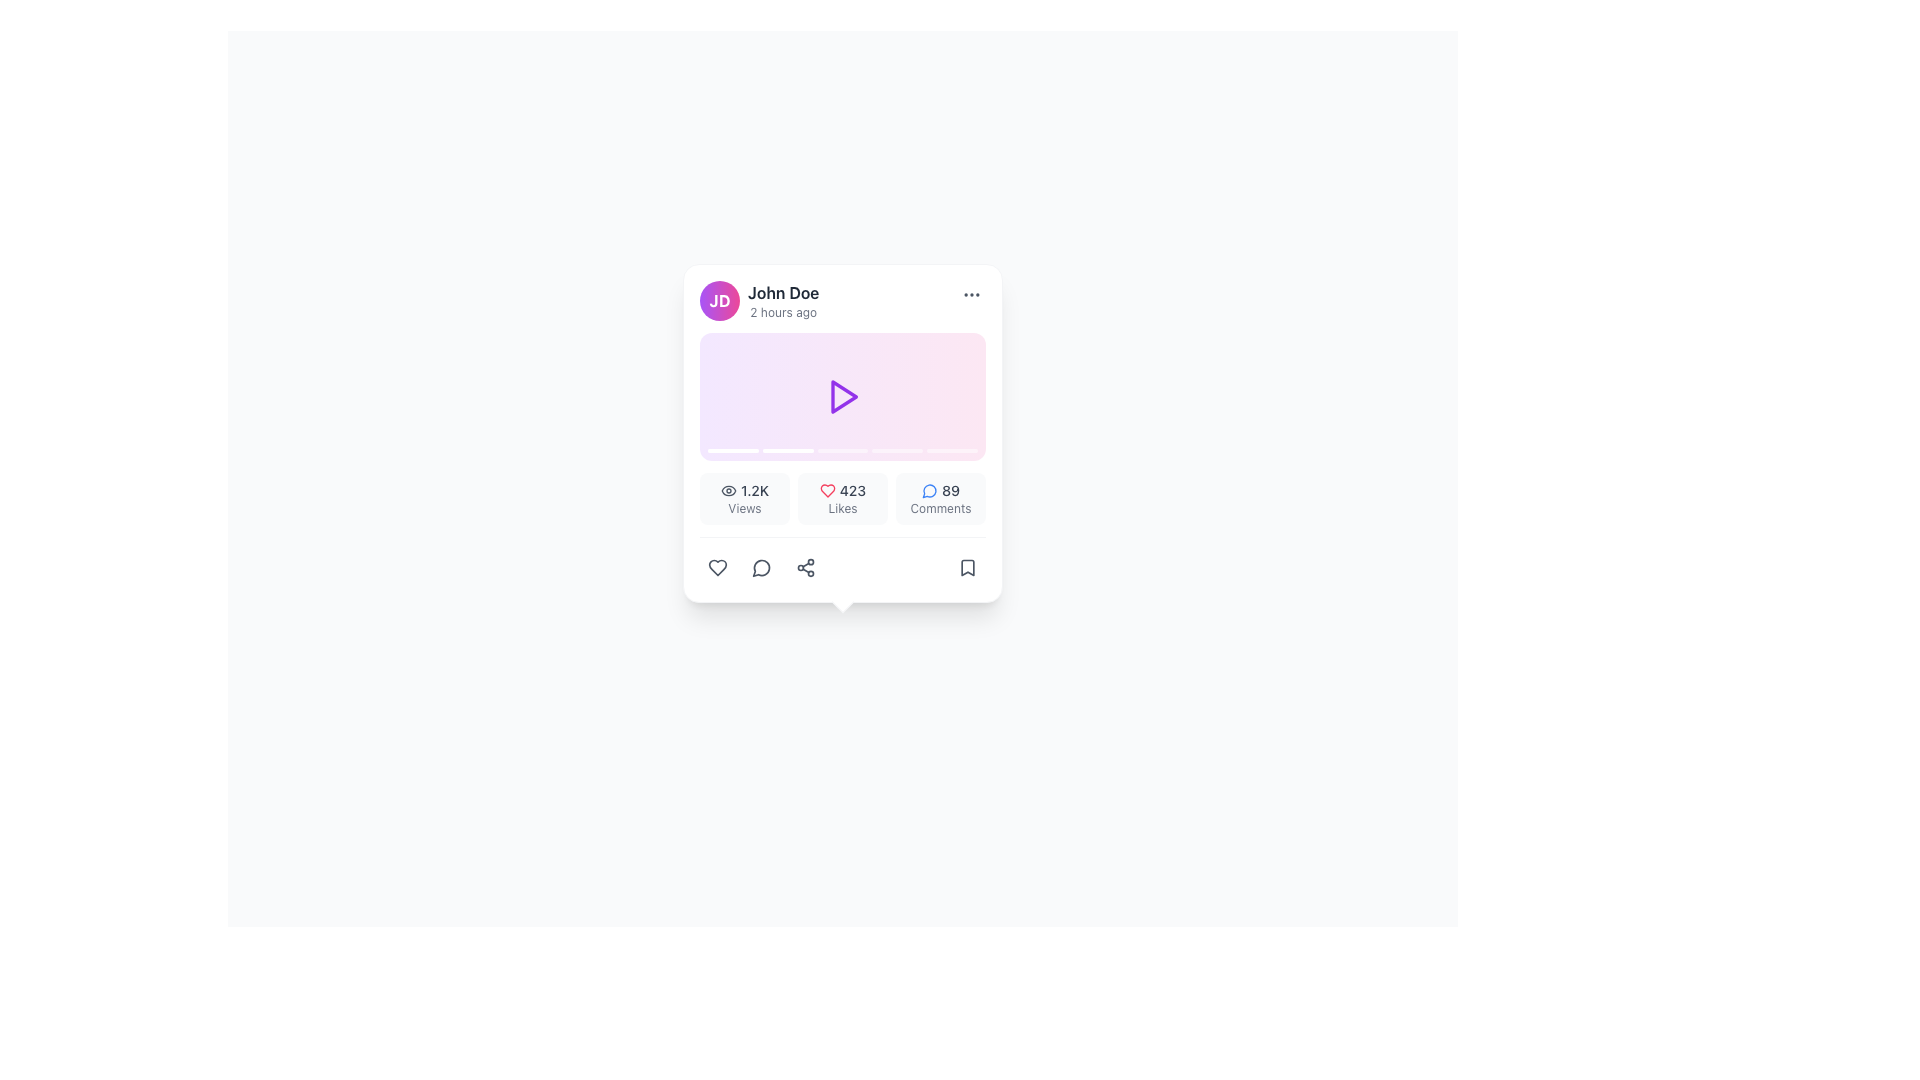 The width and height of the screenshot is (1920, 1080). What do you see at coordinates (806, 567) in the screenshot?
I see `the 'Share' icon button located in the bottom action bar of the card interface` at bounding box center [806, 567].